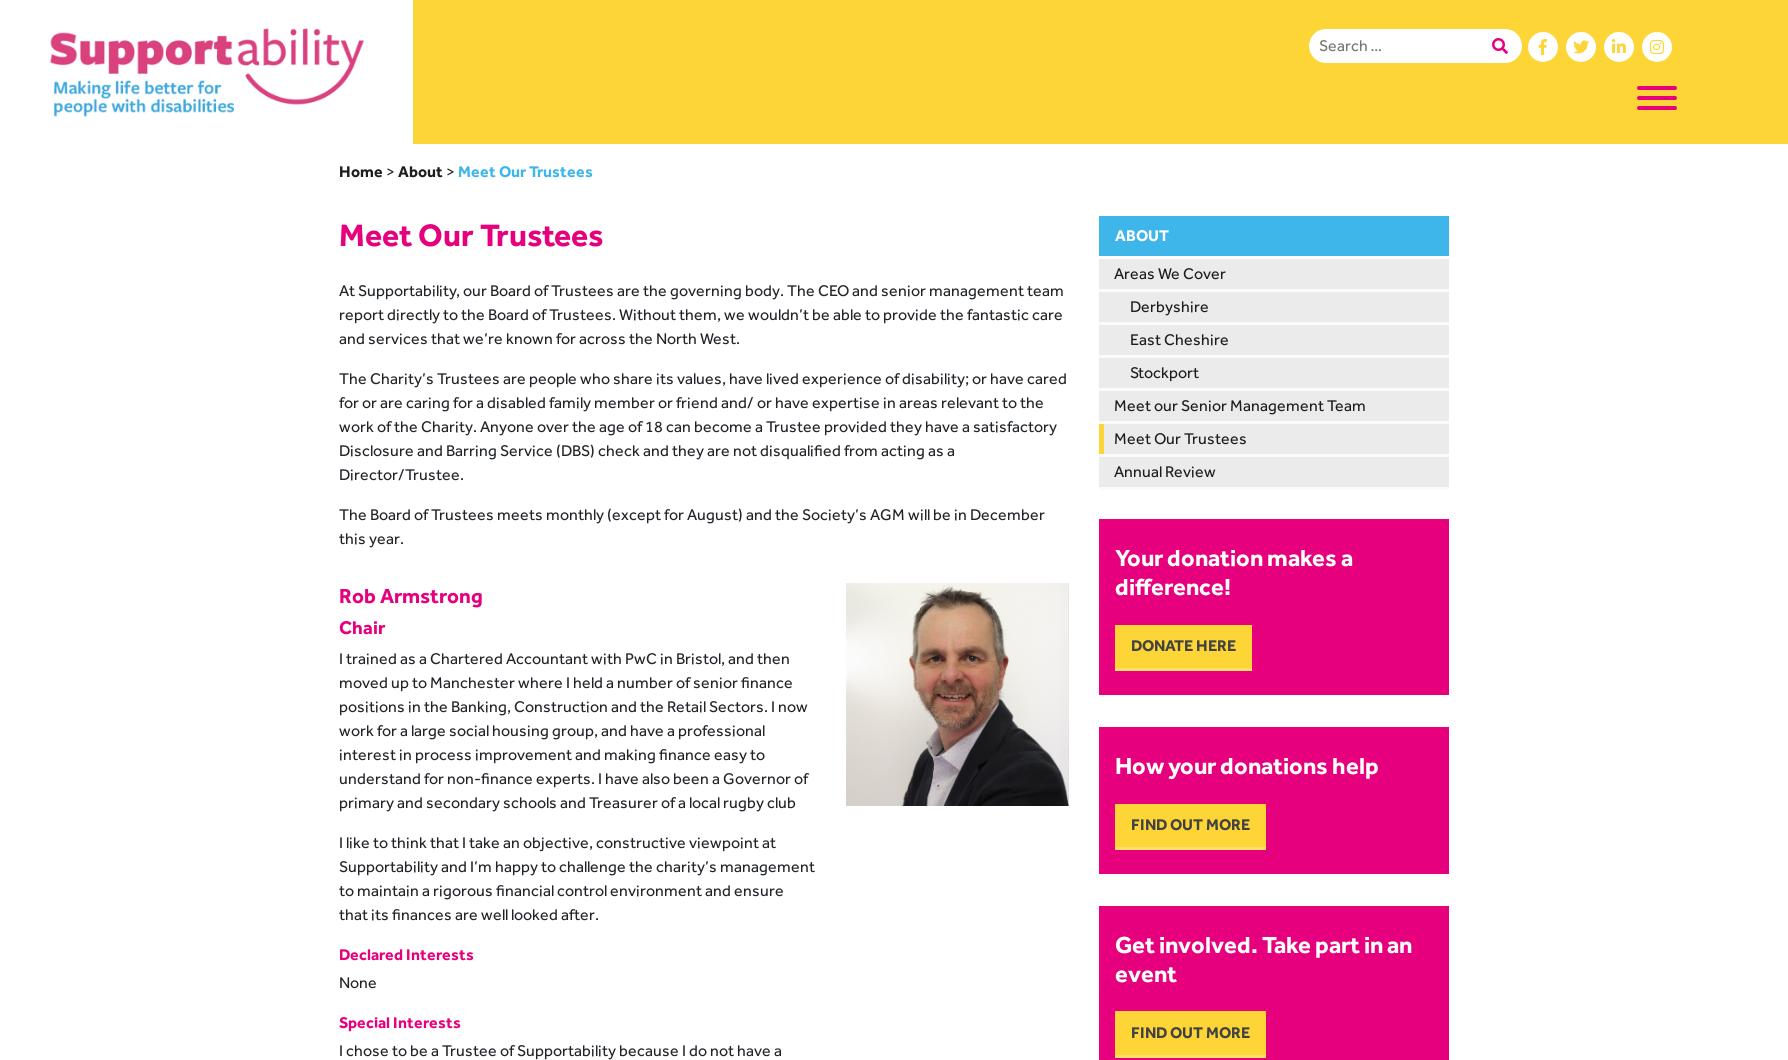 The width and height of the screenshot is (1788, 1060). Describe the element at coordinates (1168, 306) in the screenshot. I see `'Derbyshire'` at that location.